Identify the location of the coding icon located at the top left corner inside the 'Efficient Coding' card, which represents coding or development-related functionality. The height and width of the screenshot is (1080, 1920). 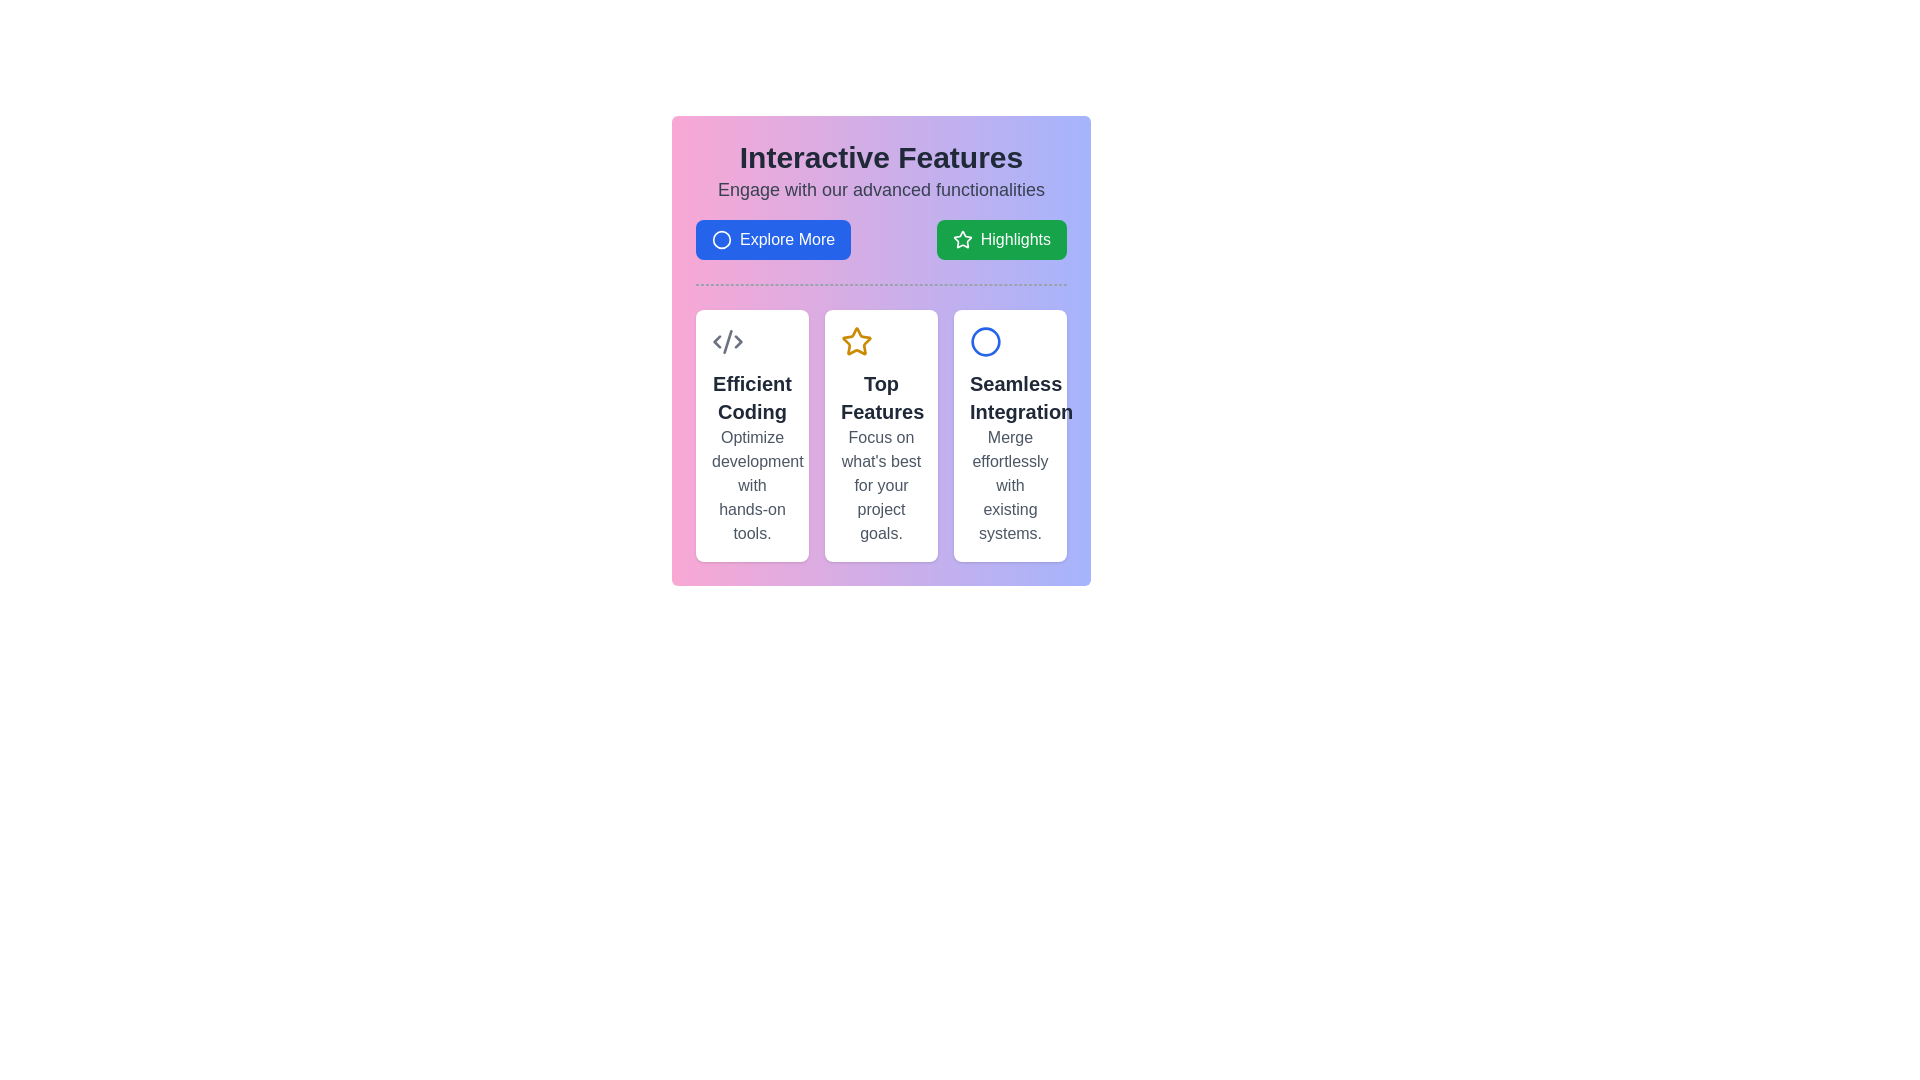
(727, 341).